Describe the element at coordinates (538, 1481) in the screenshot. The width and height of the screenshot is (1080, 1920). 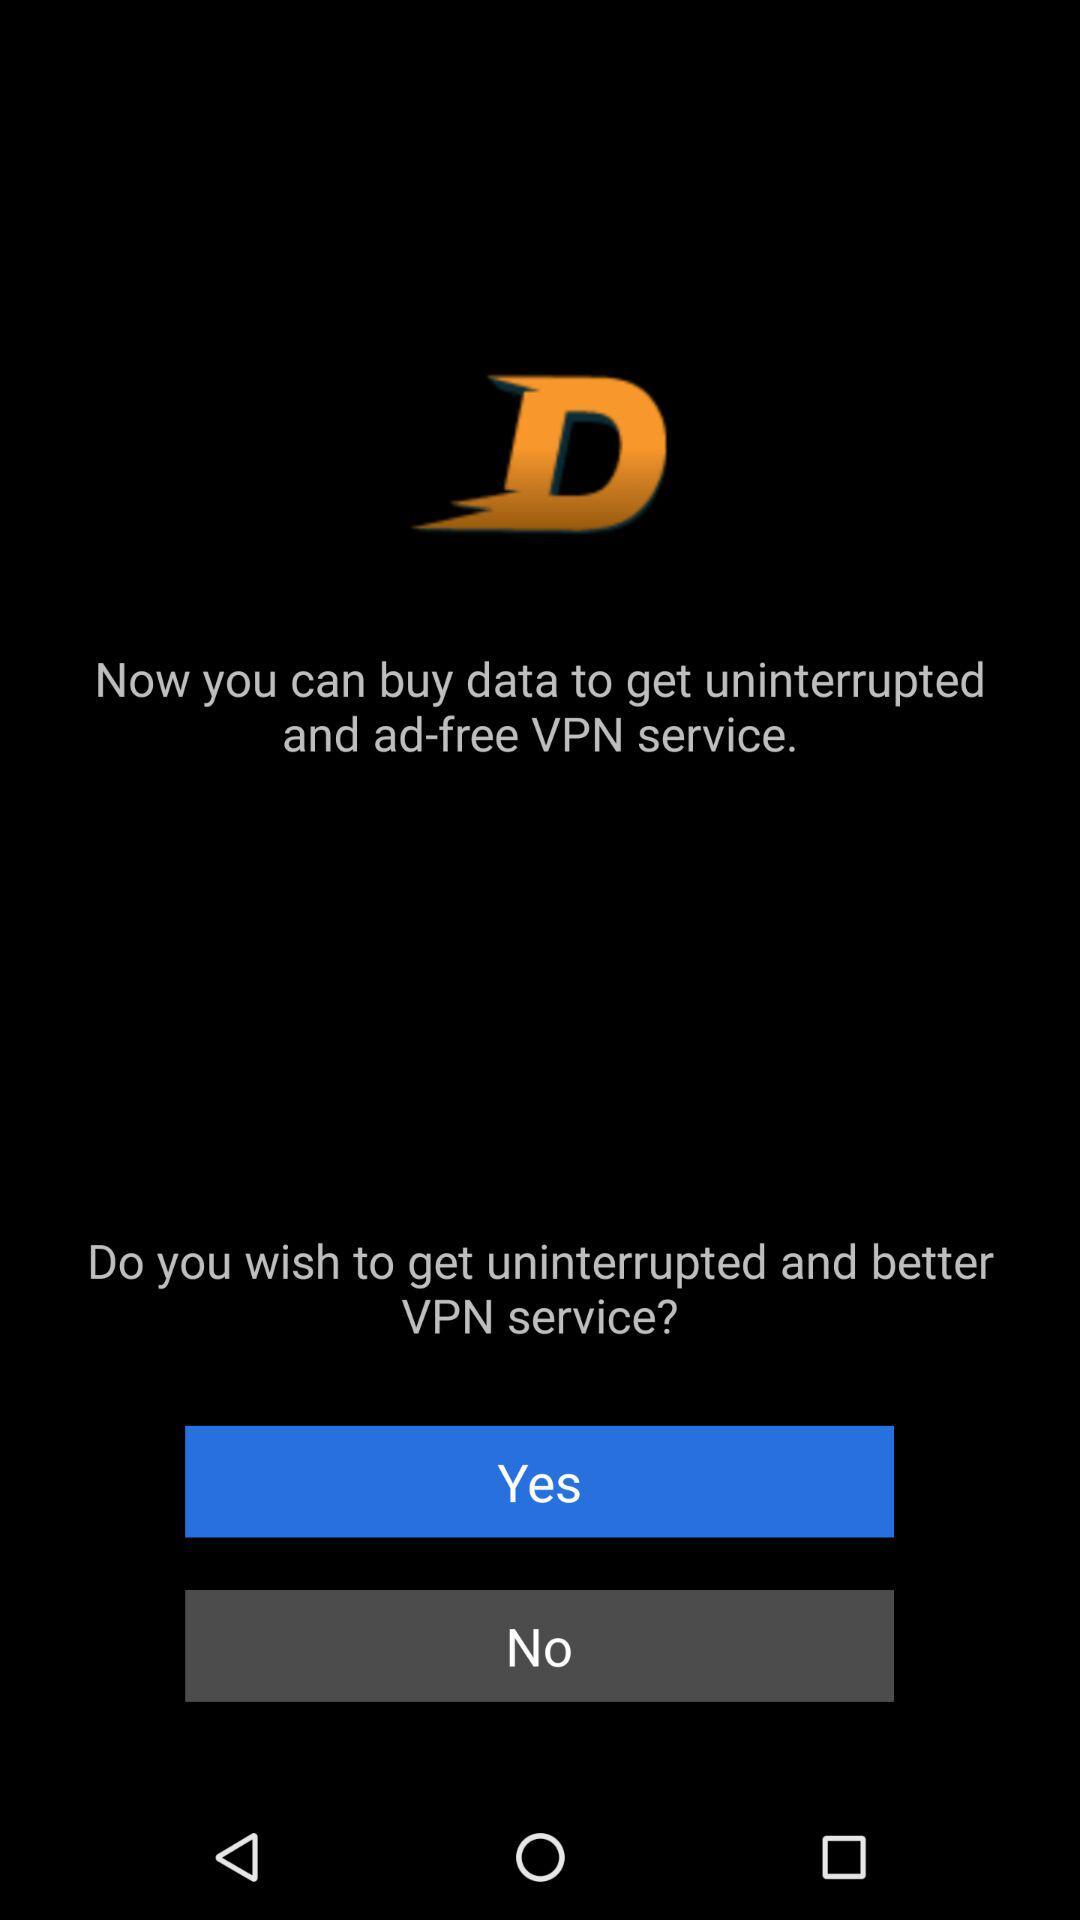
I see `the item above no item` at that location.